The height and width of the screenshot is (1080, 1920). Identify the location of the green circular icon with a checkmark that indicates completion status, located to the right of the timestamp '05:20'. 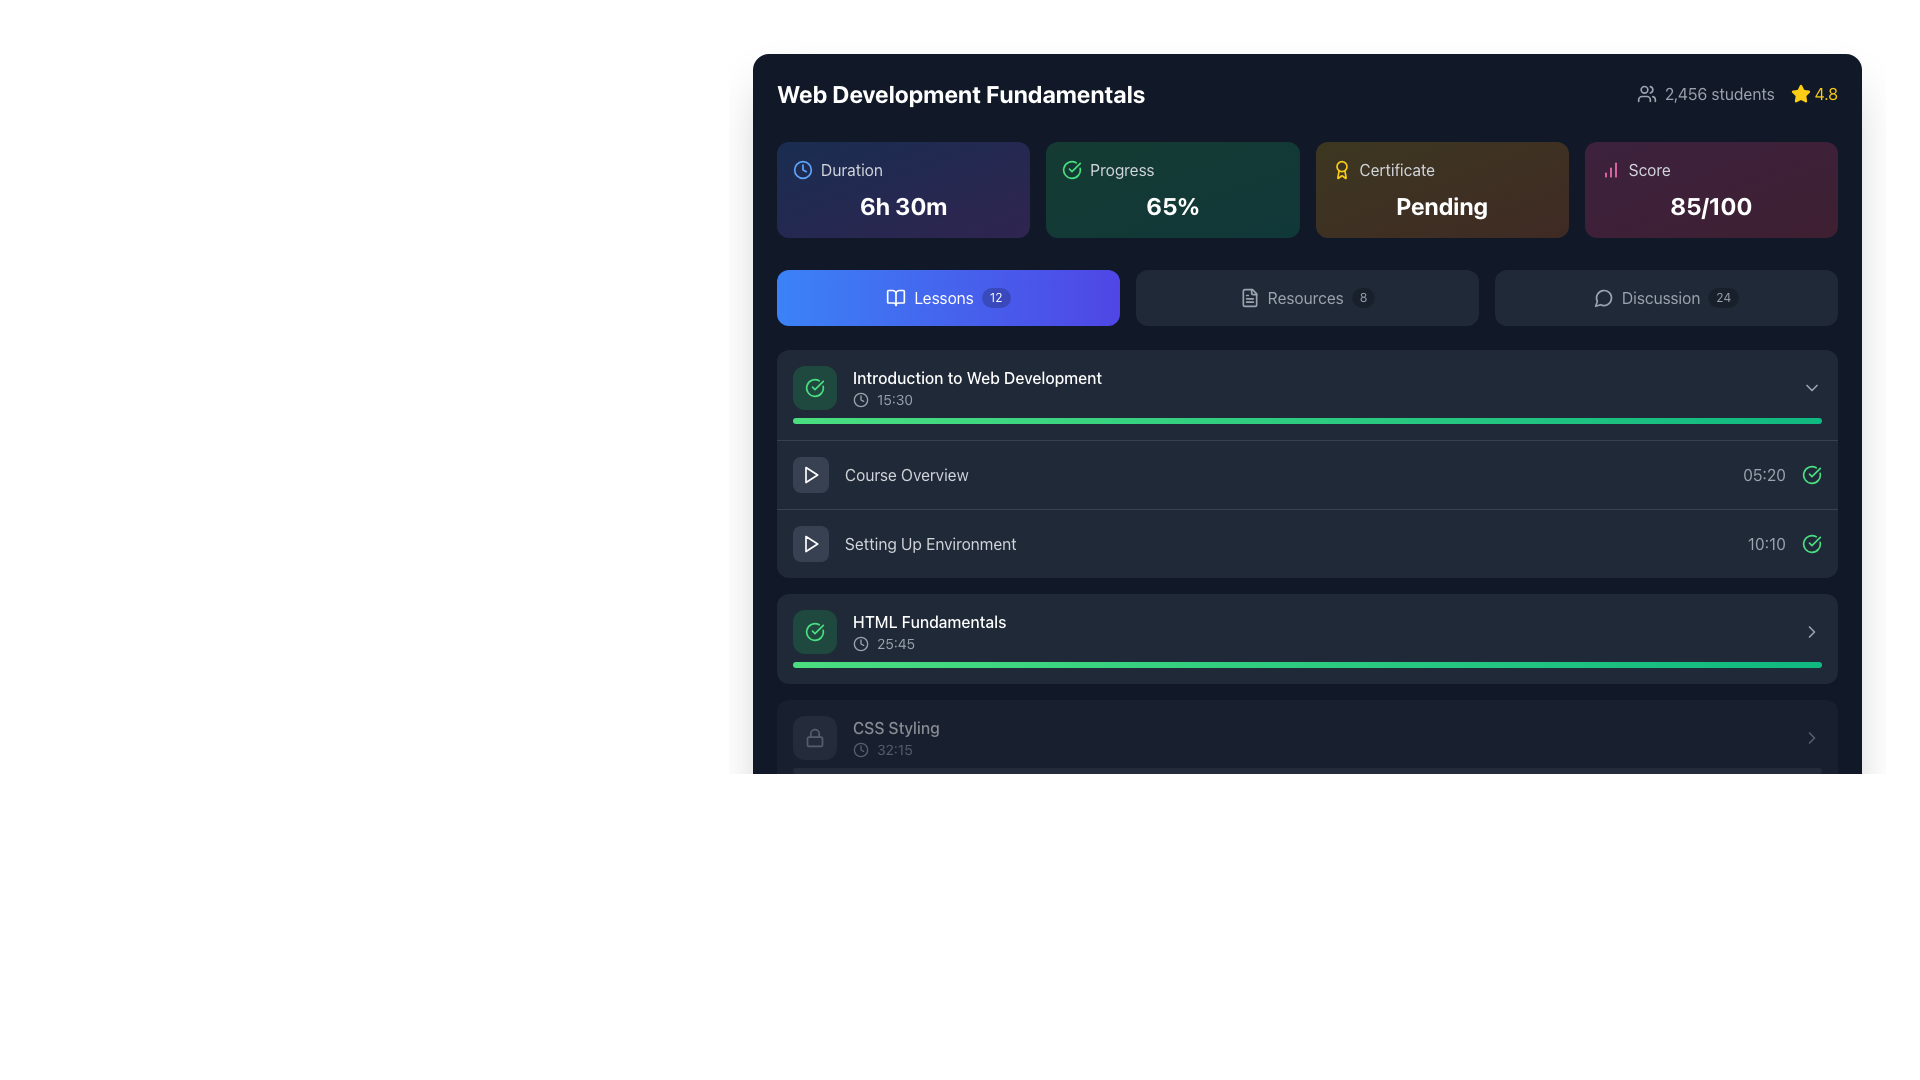
(1811, 474).